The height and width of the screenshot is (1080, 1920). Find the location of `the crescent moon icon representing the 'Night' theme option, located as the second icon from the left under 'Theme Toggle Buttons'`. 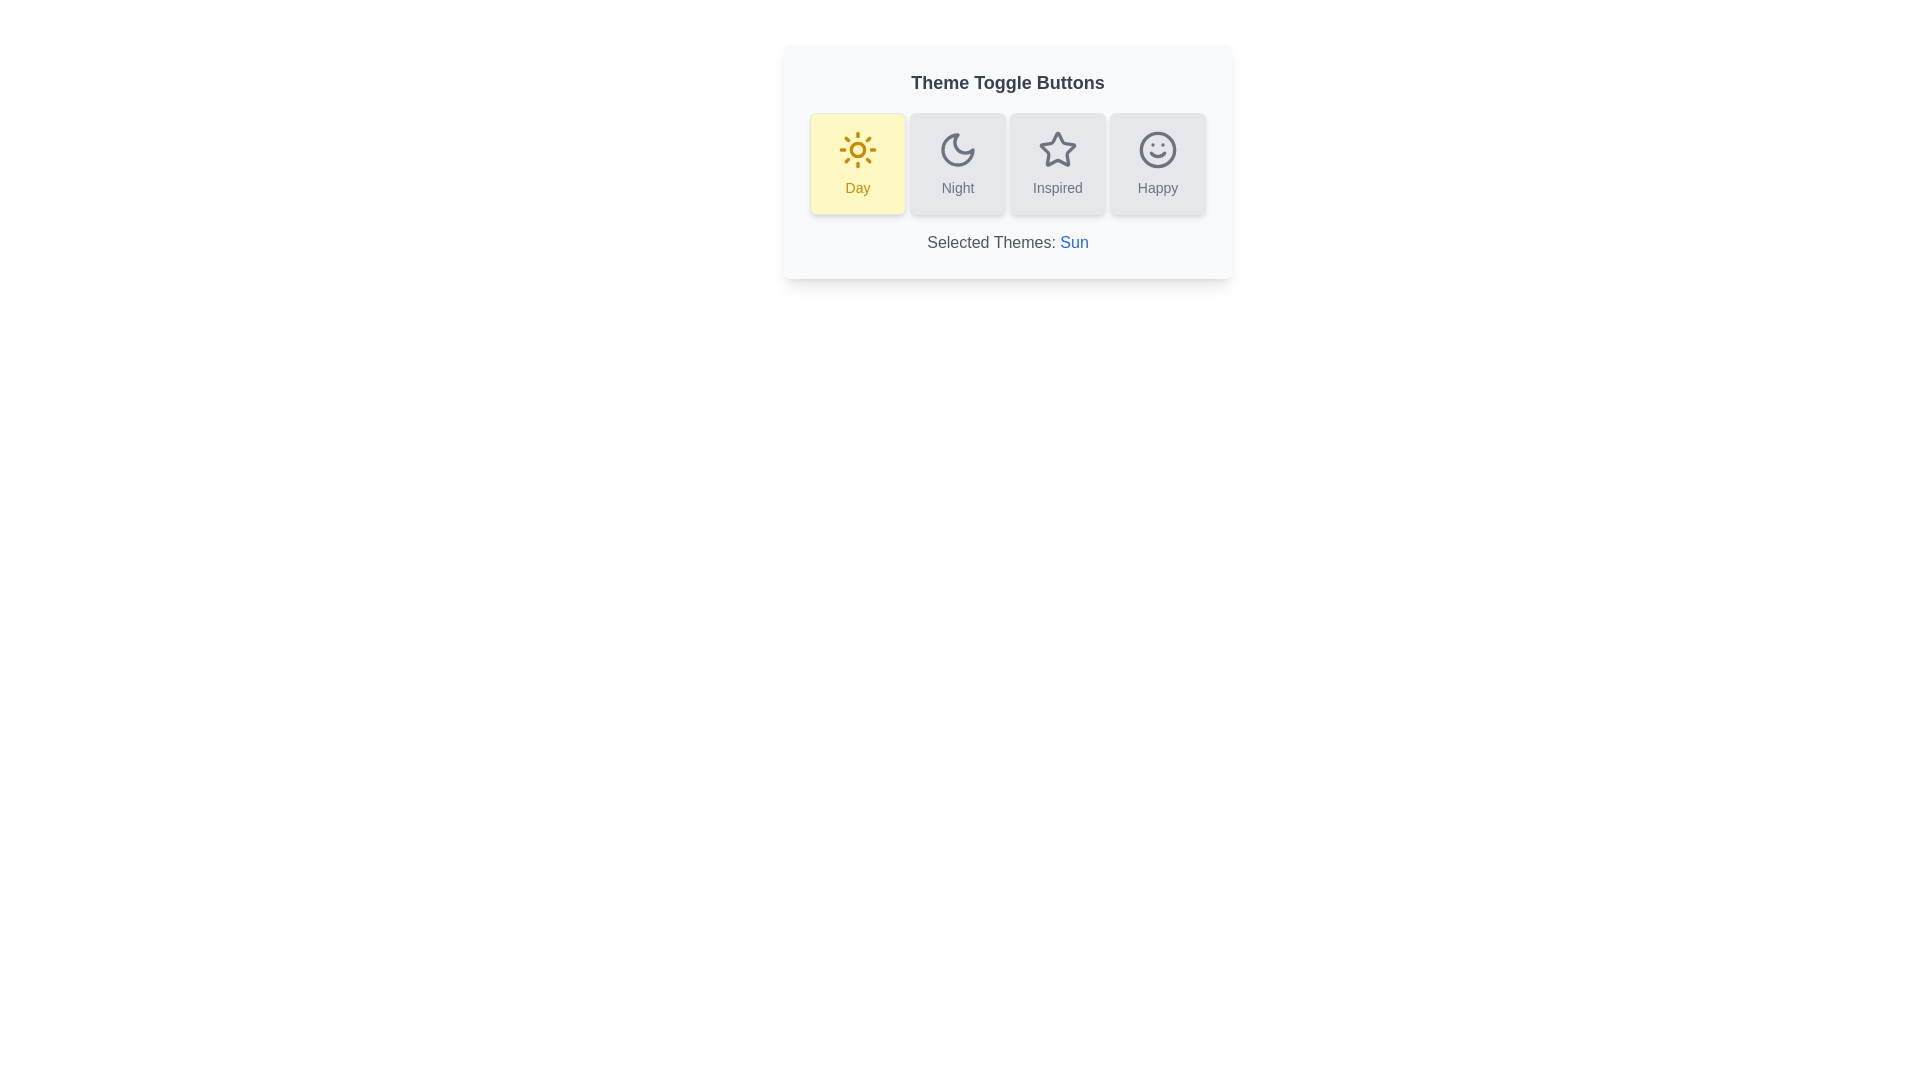

the crescent moon icon representing the 'Night' theme option, located as the second icon from the left under 'Theme Toggle Buttons' is located at coordinates (957, 149).